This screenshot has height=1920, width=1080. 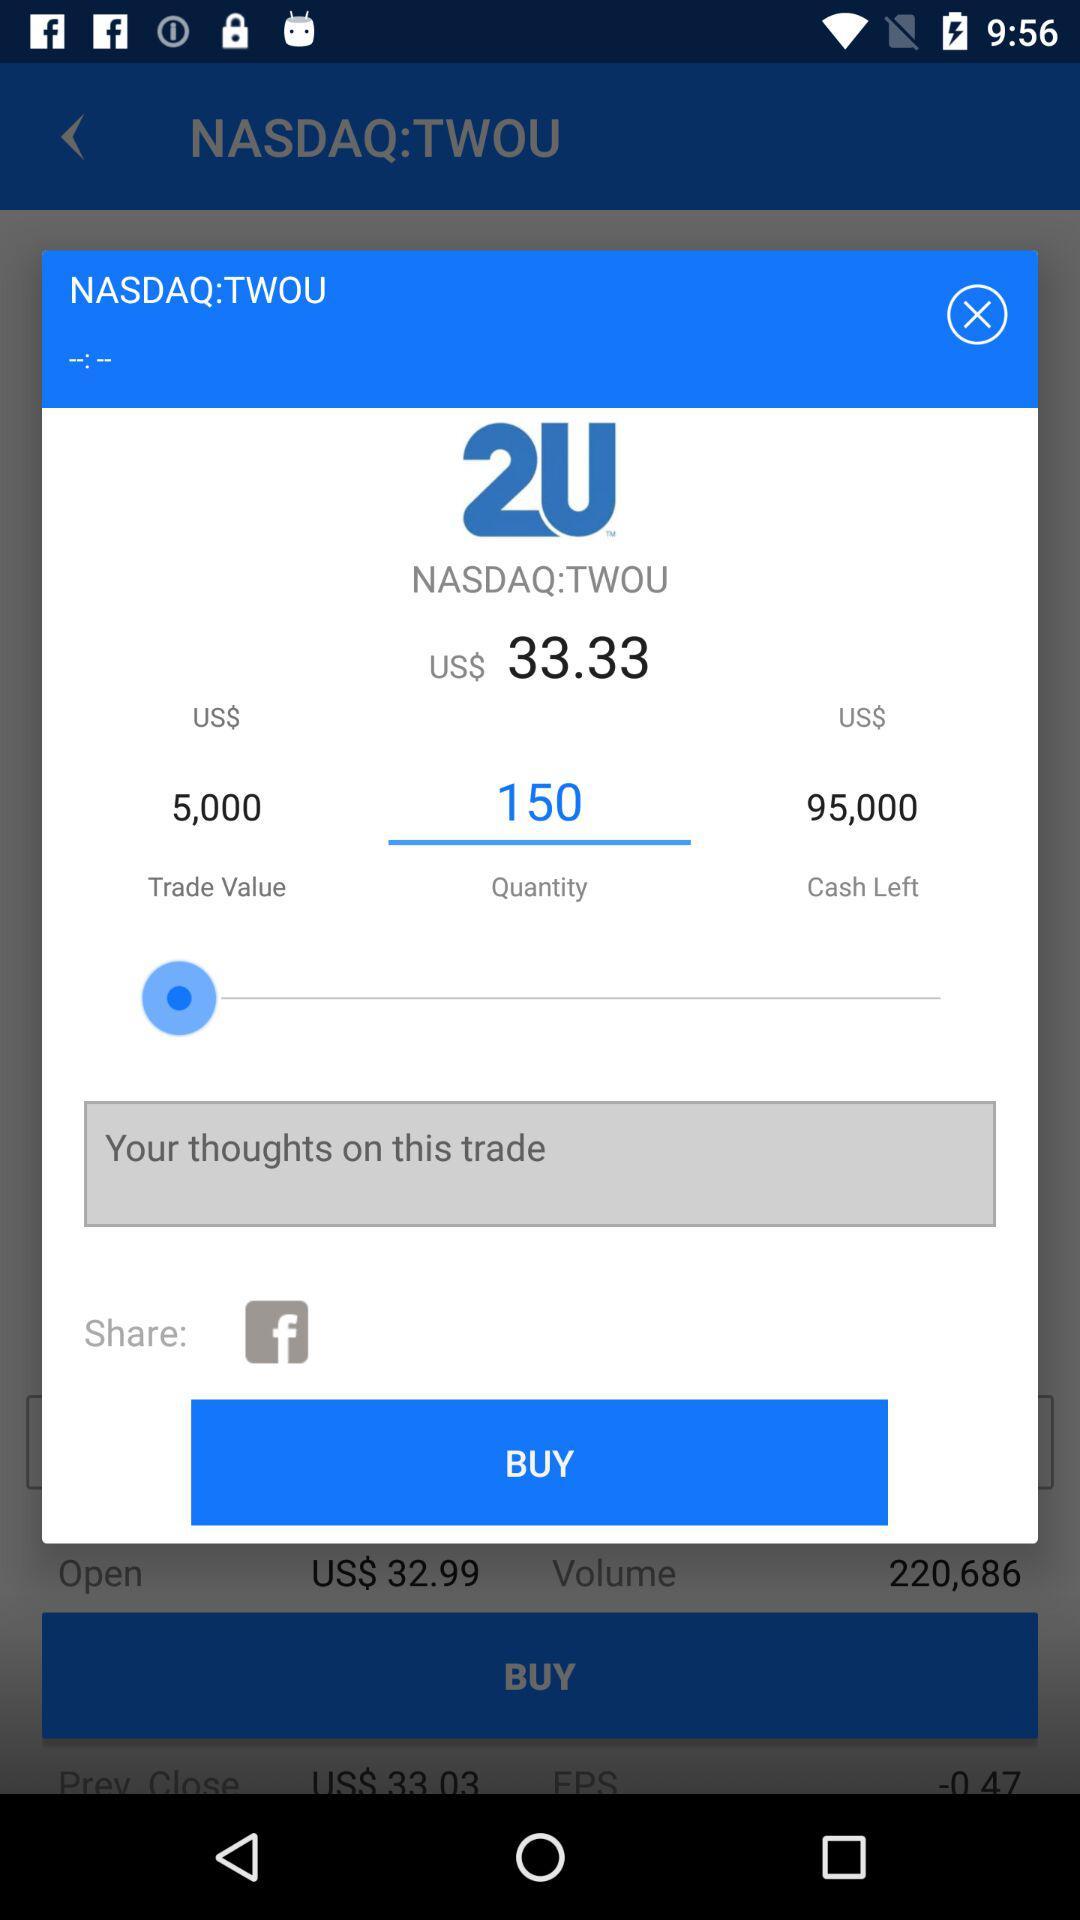 I want to click on the icon to the right of nasdaq:twou icon, so click(x=974, y=312).